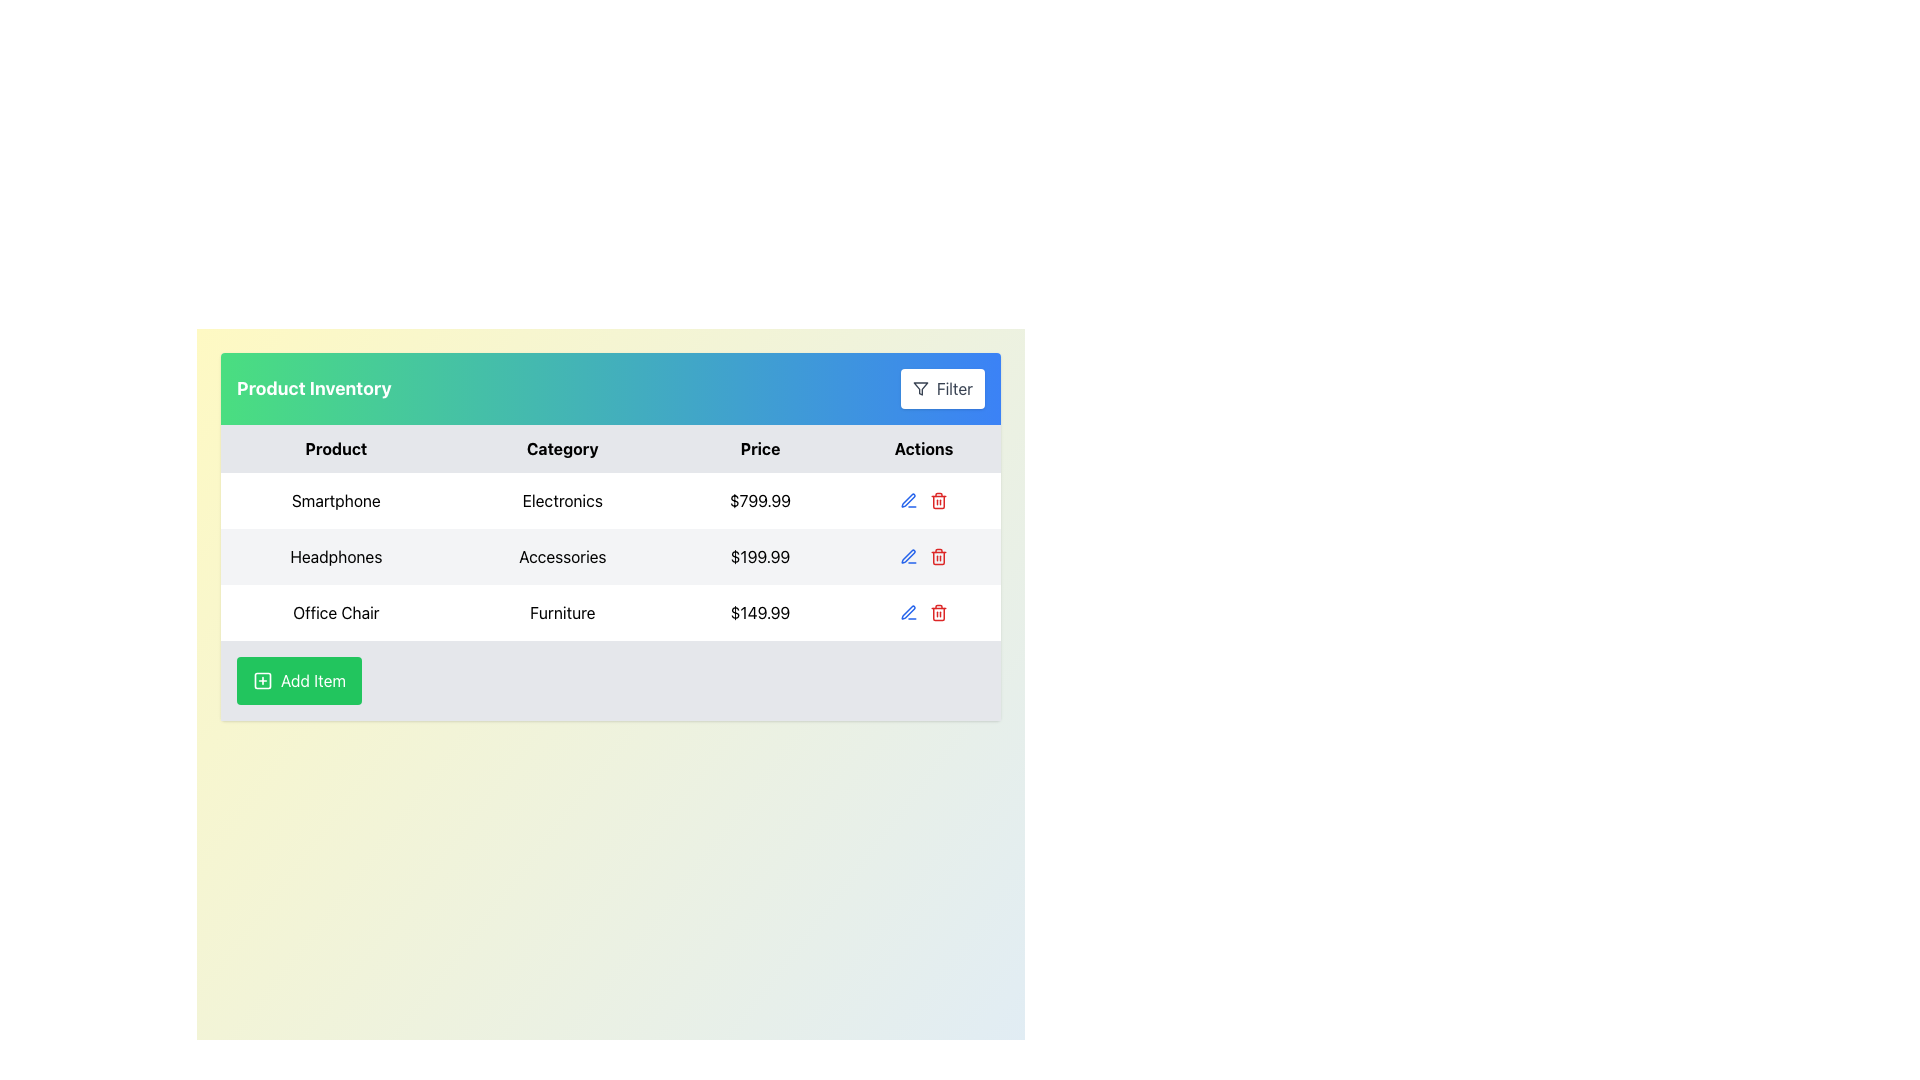 Image resolution: width=1920 pixels, height=1080 pixels. What do you see at coordinates (953, 389) in the screenshot?
I see `the 'Filter' text label, which is styled in dark gray sans-serif font and located next to a filter icon in the top-right section of the interface` at bounding box center [953, 389].